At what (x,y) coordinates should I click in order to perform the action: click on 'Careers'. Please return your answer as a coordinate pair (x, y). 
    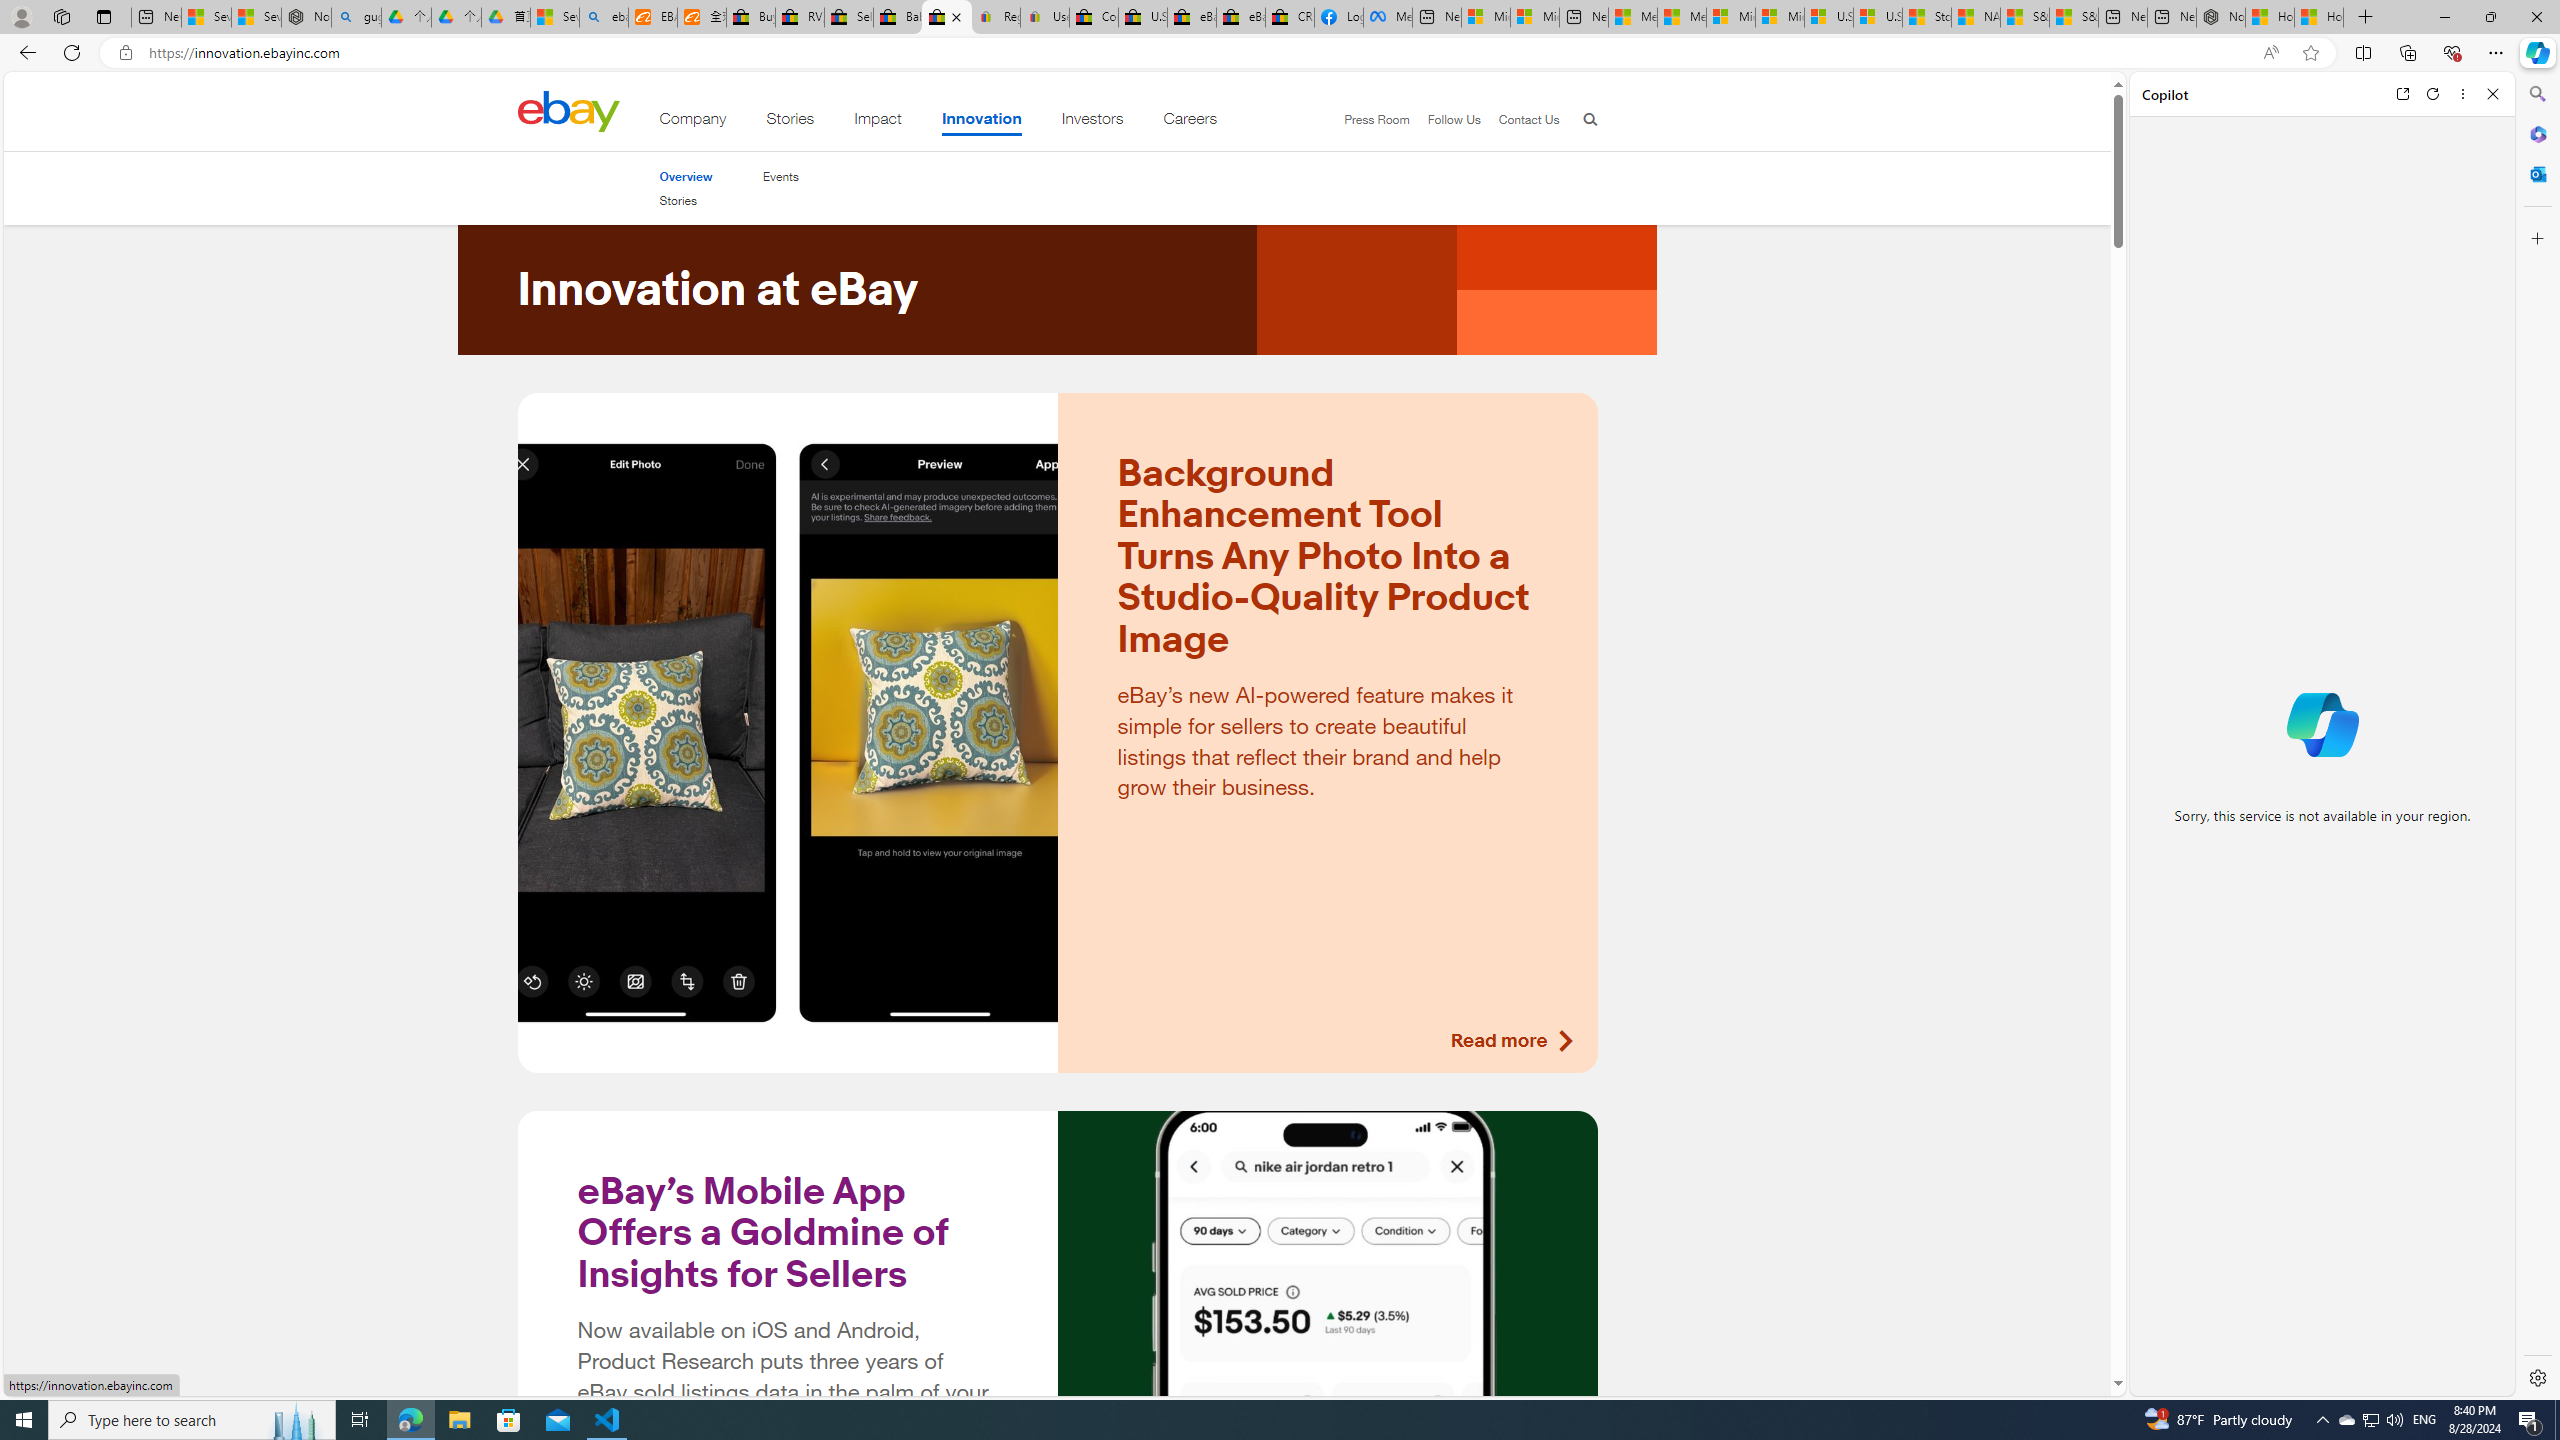
    Looking at the image, I should click on (1190, 122).